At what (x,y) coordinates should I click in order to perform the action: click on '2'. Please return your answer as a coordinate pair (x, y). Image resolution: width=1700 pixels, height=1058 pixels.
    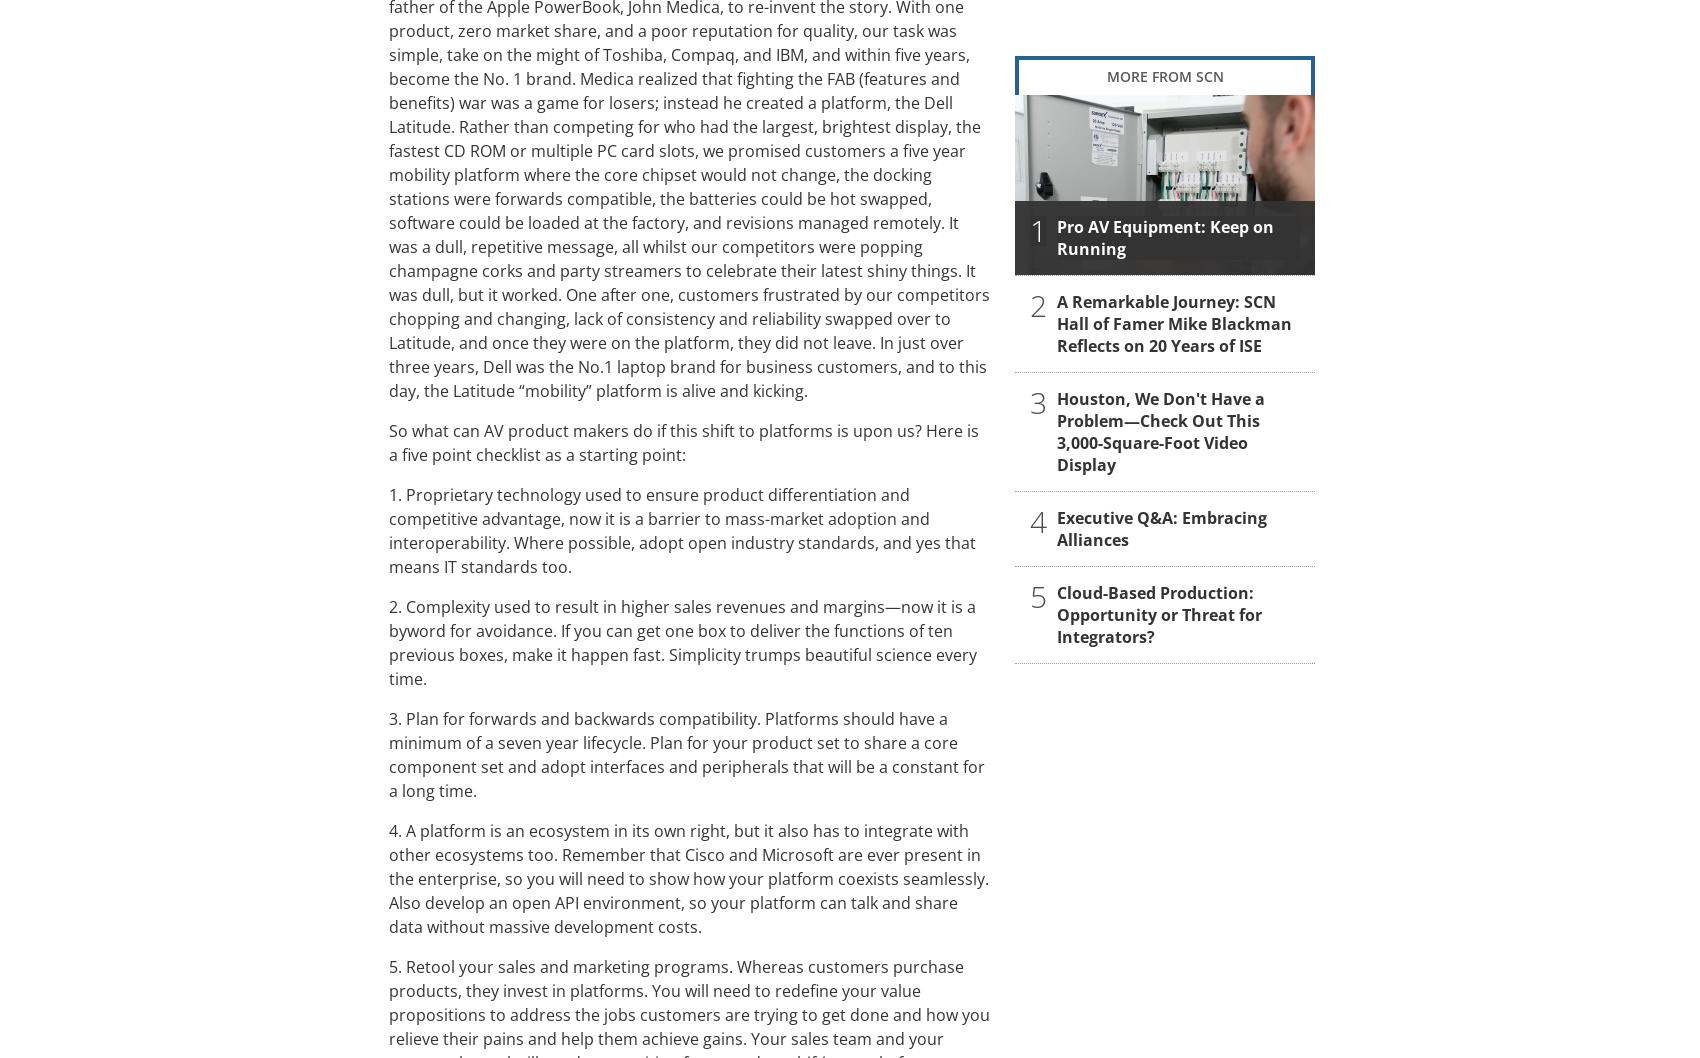
    Looking at the image, I should click on (1037, 303).